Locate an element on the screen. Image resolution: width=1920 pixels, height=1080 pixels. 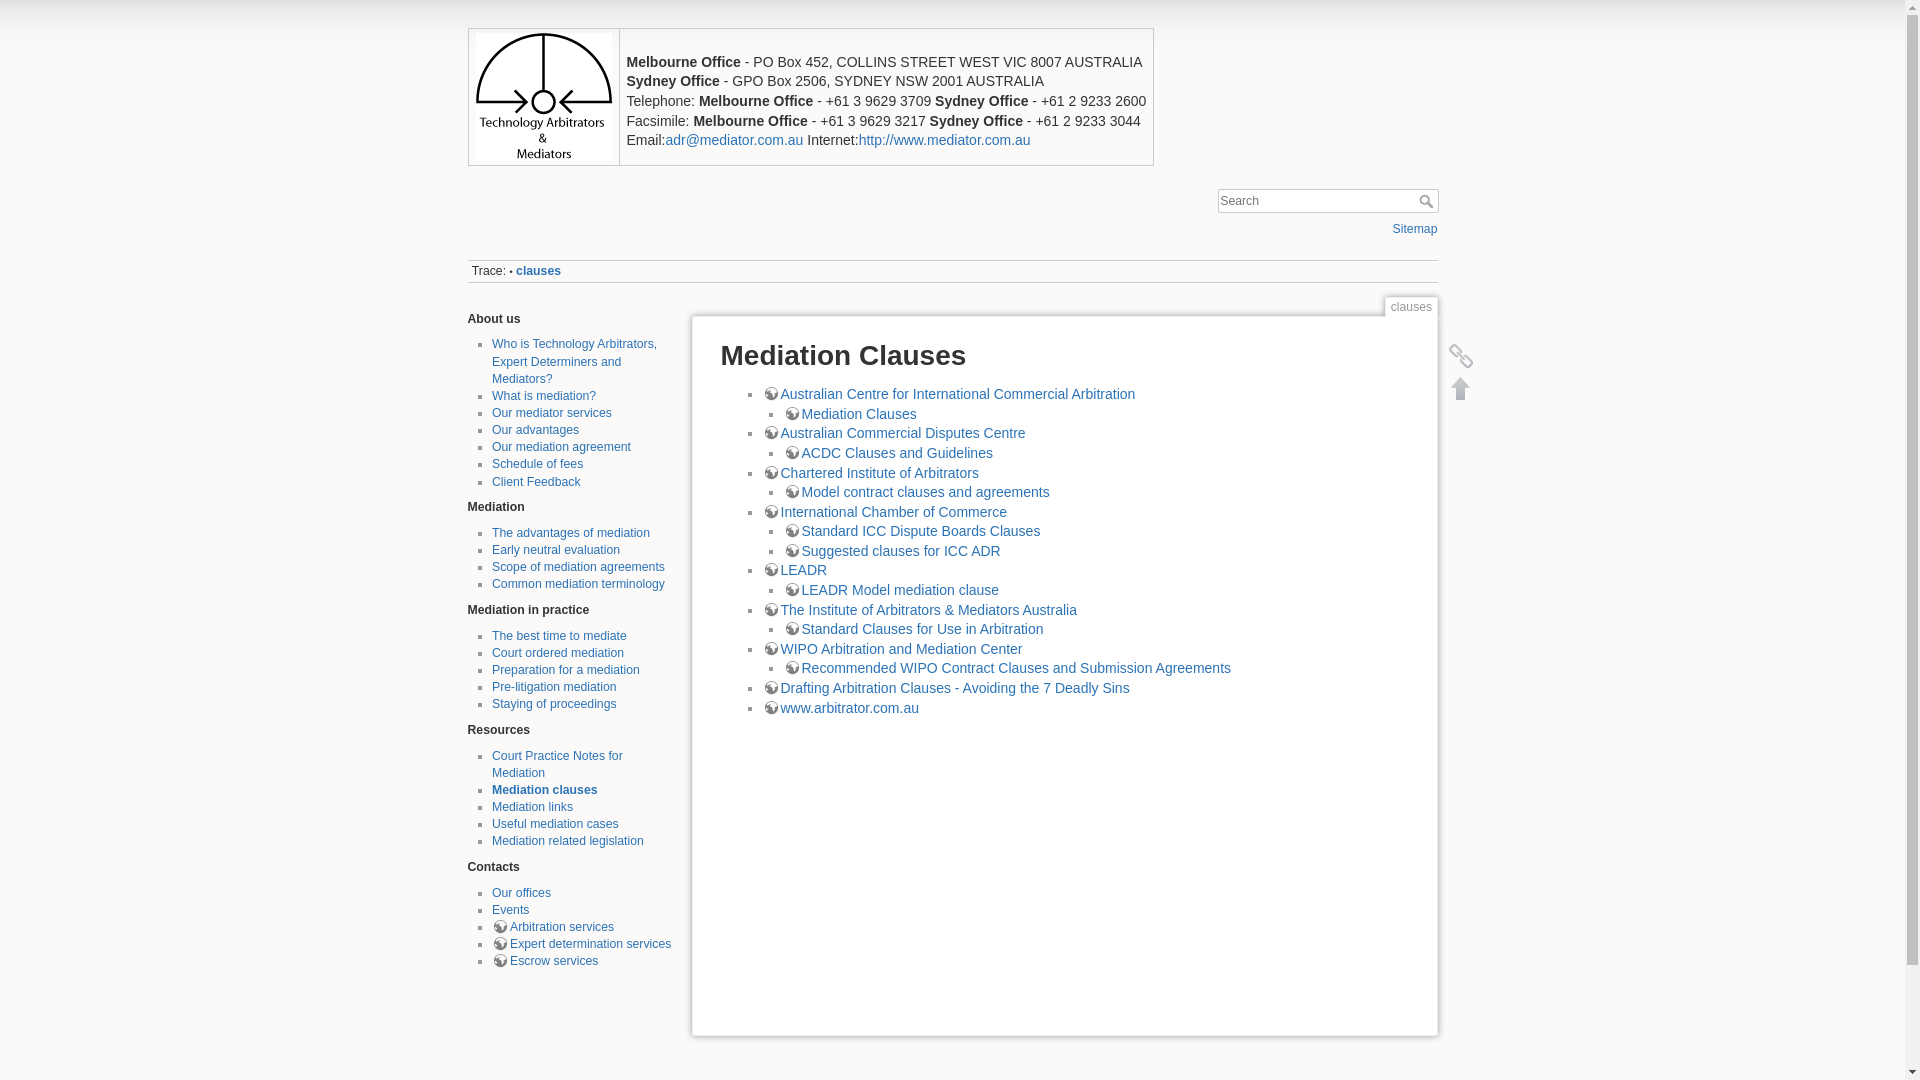
'LEADR Model mediation clause' is located at coordinates (891, 589).